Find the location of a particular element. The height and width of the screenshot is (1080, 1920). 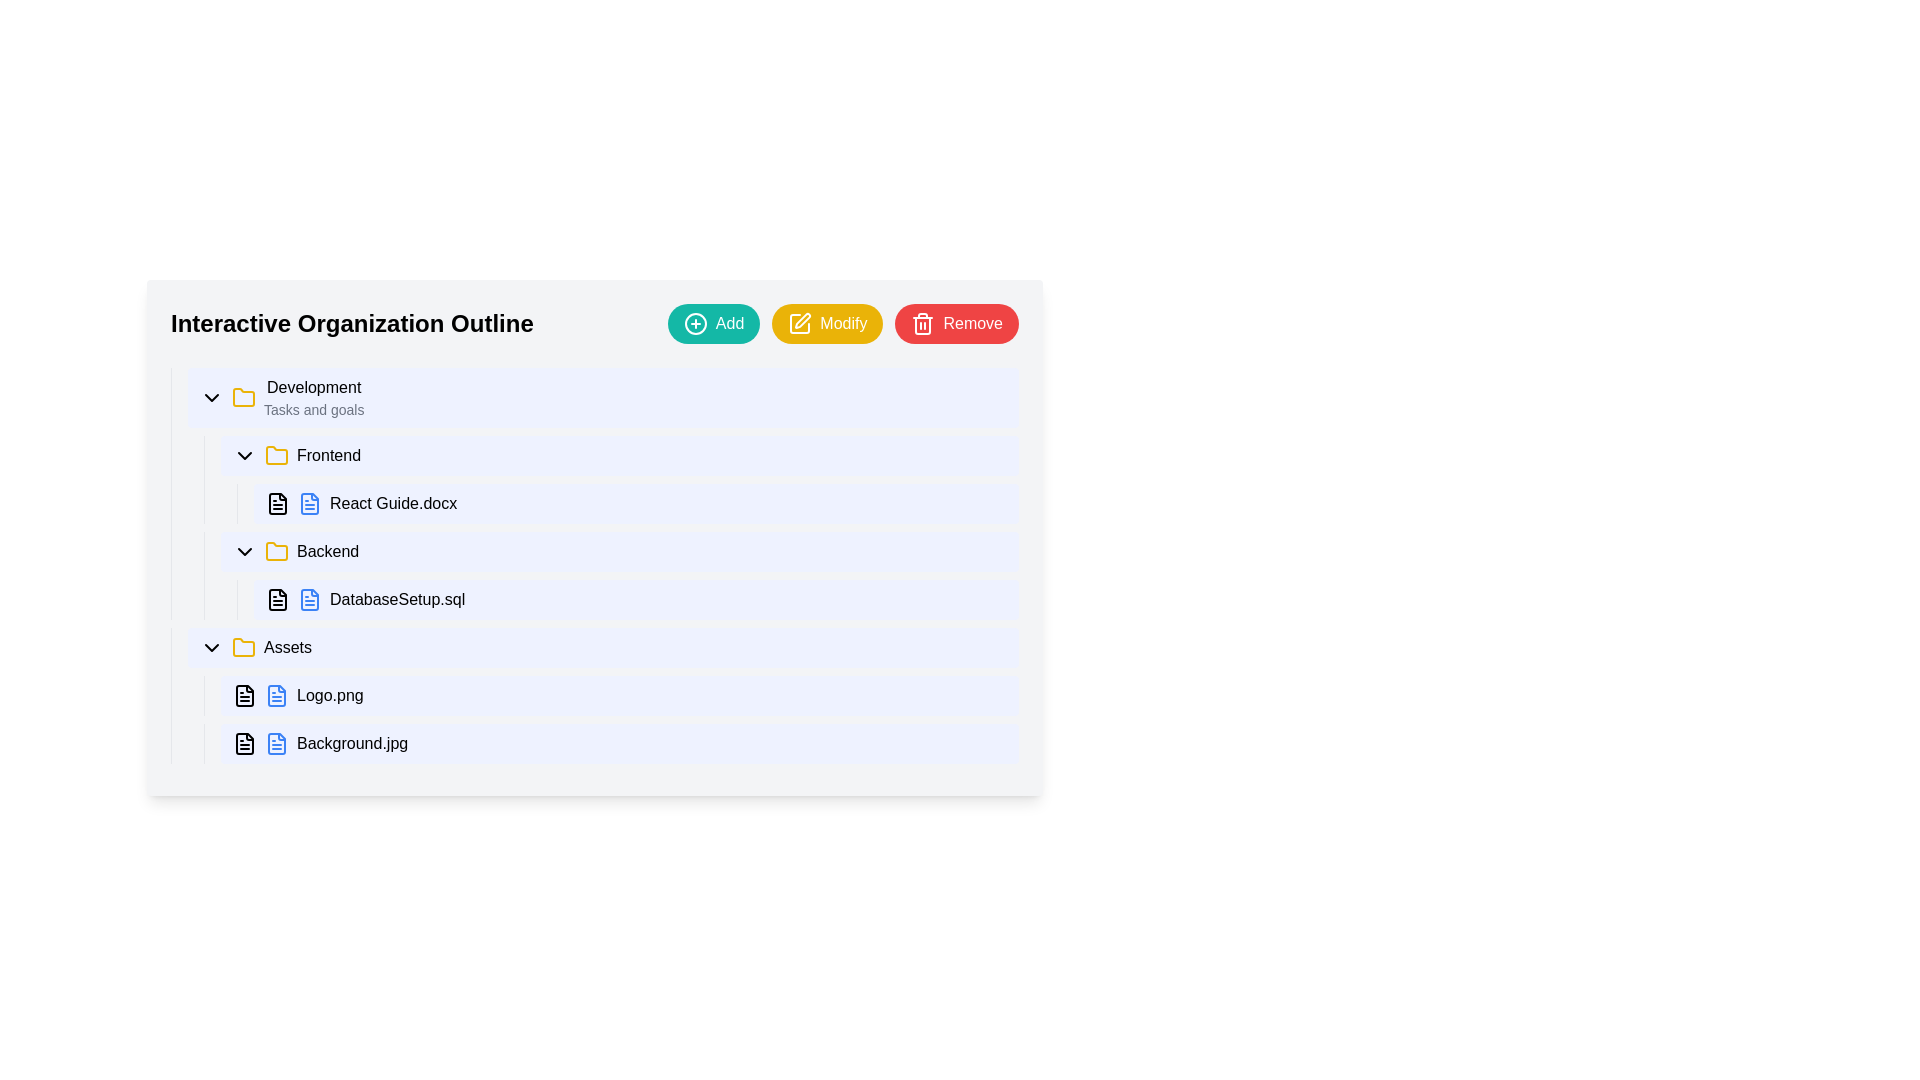

the 'Development' text label that displays 'Development' in bold and 'Tasks and goals' below it, located beneath the yellow folder icon labeled 'Development' is located at coordinates (313, 397).